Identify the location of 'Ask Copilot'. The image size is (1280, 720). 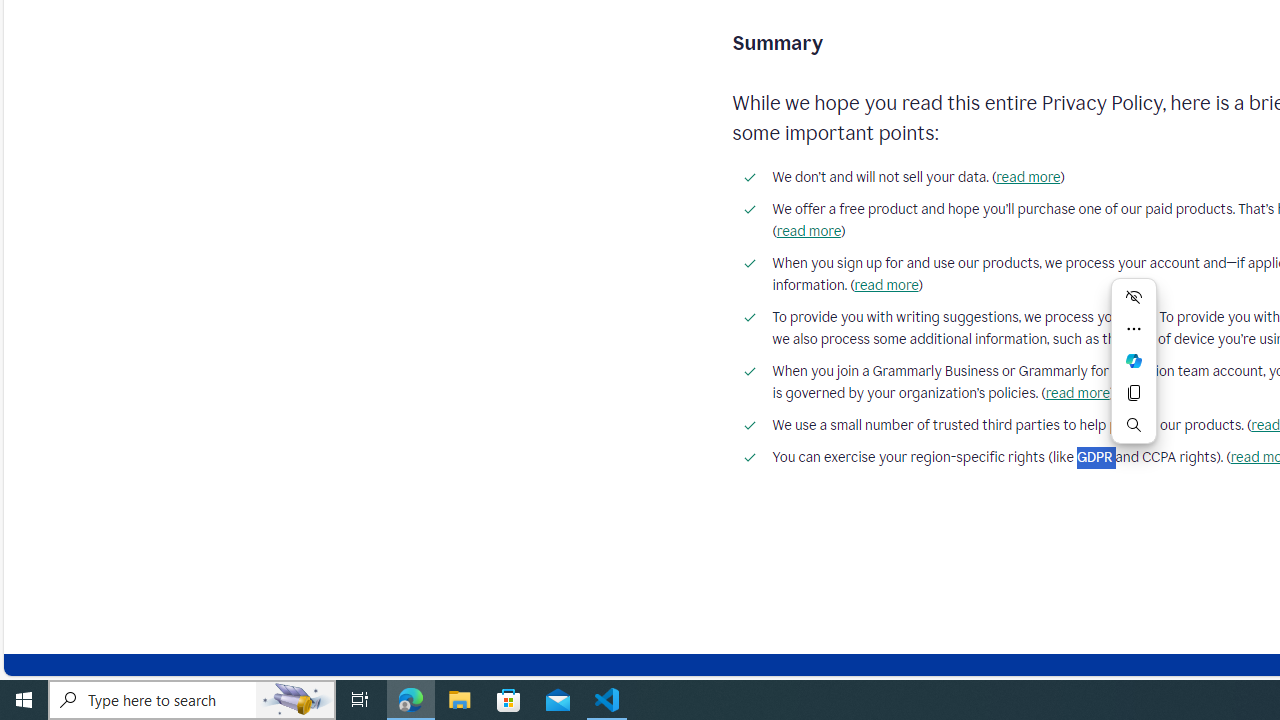
(1134, 361).